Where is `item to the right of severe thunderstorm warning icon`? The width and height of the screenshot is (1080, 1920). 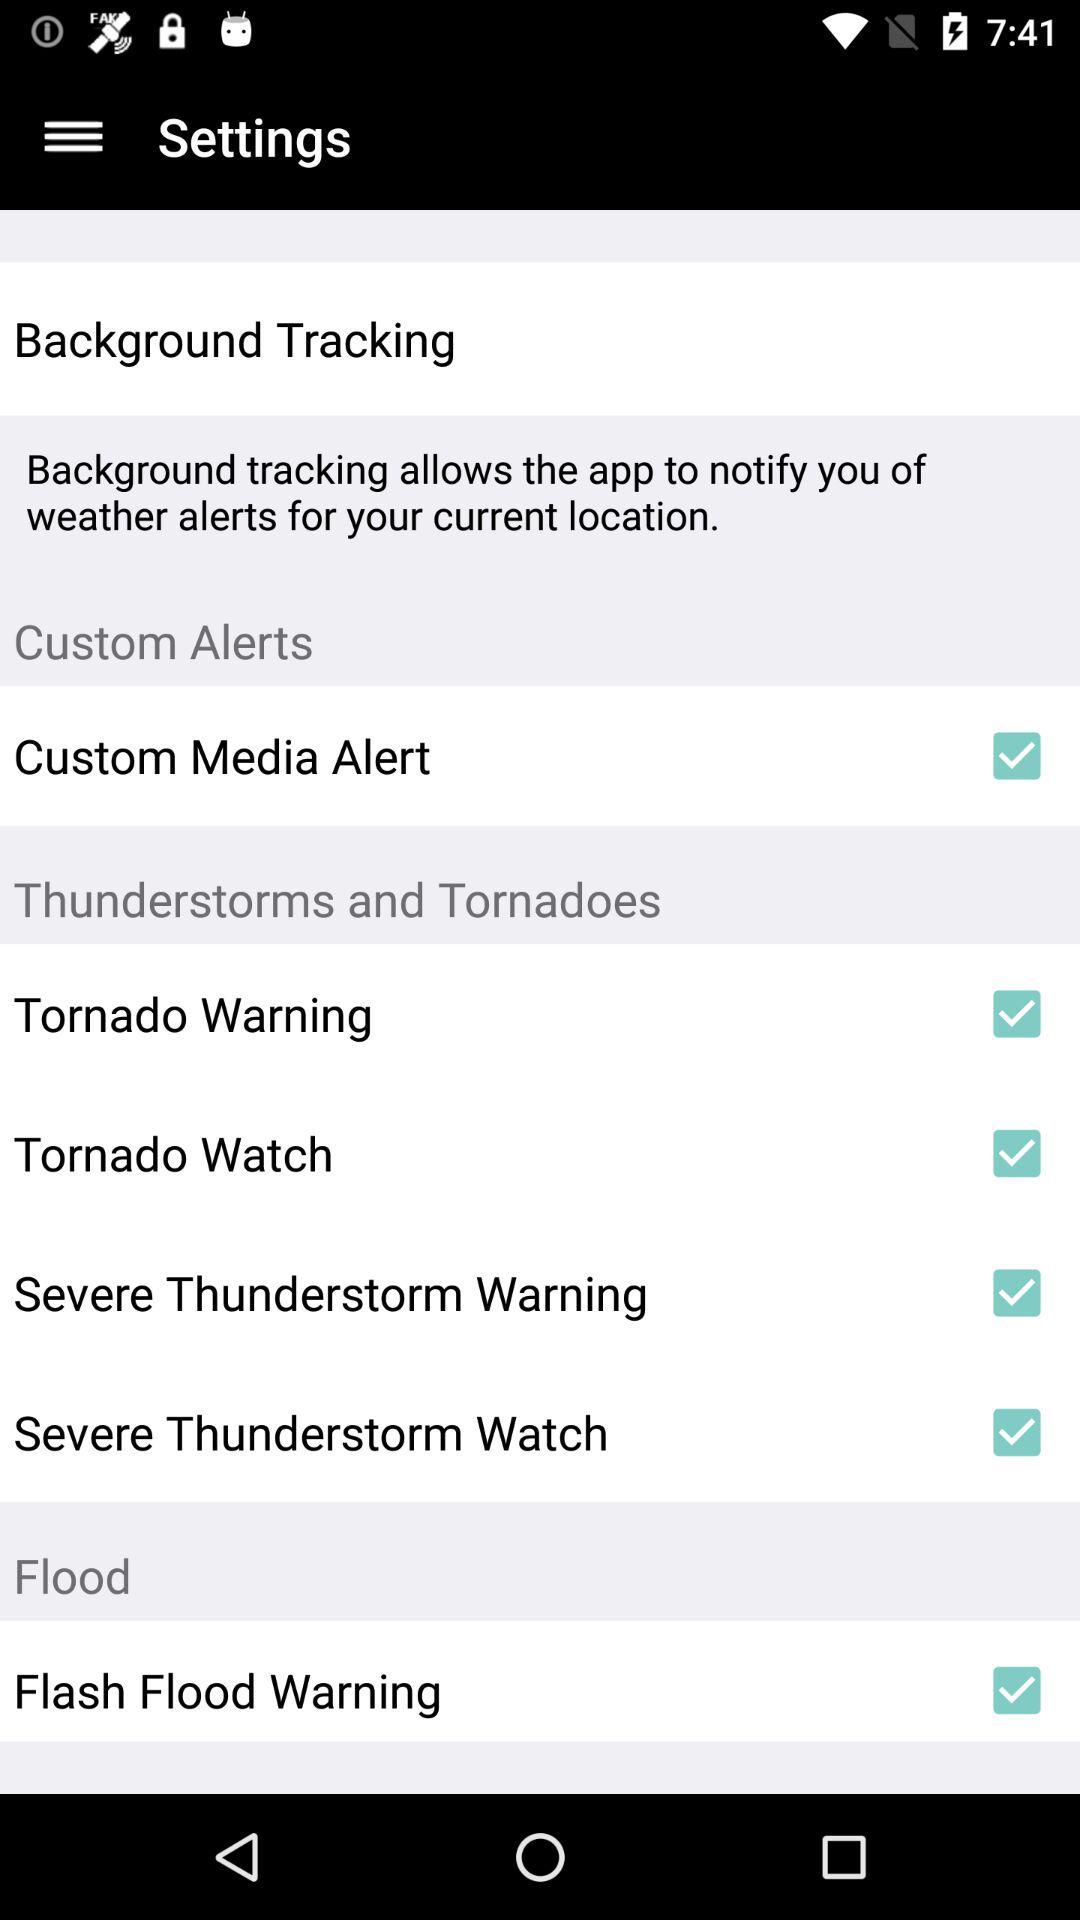 item to the right of severe thunderstorm warning icon is located at coordinates (1017, 1292).